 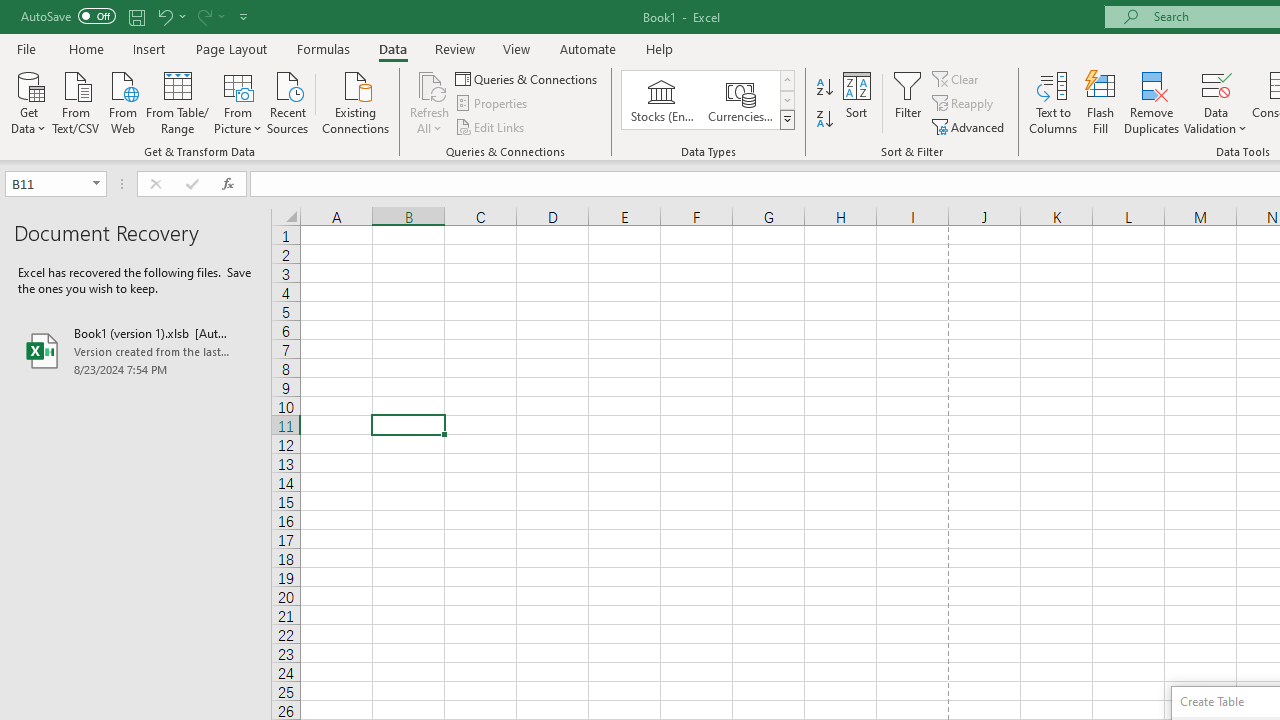 I want to click on 'Redo', so click(x=203, y=16).